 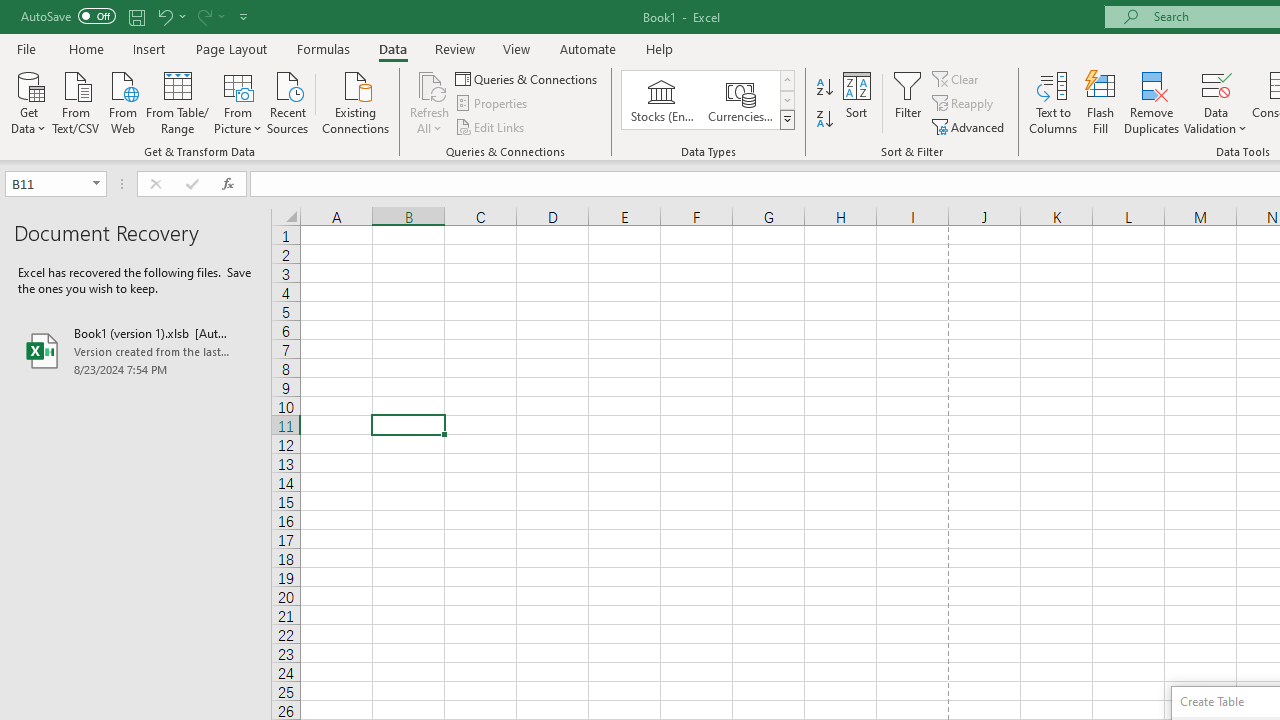 I want to click on 'Redo', so click(x=203, y=16).